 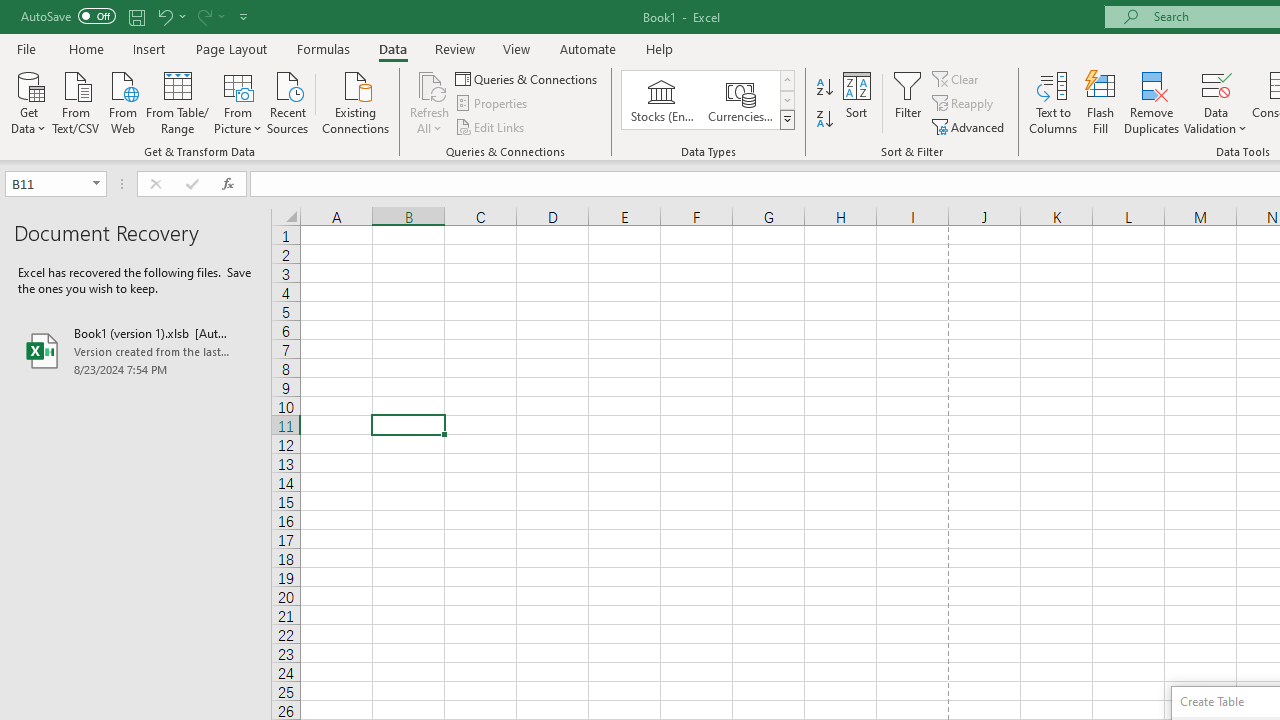 I want to click on 'Redo', so click(x=203, y=16).